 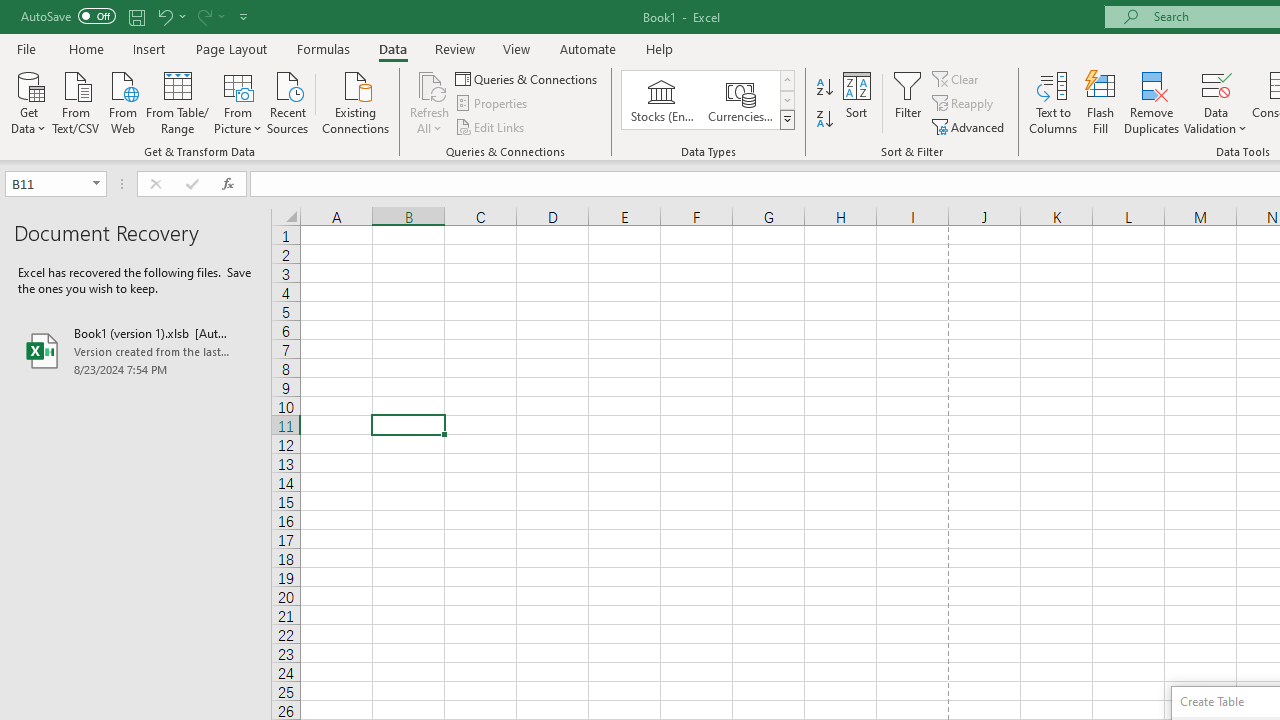 I want to click on 'Redo', so click(x=203, y=16).